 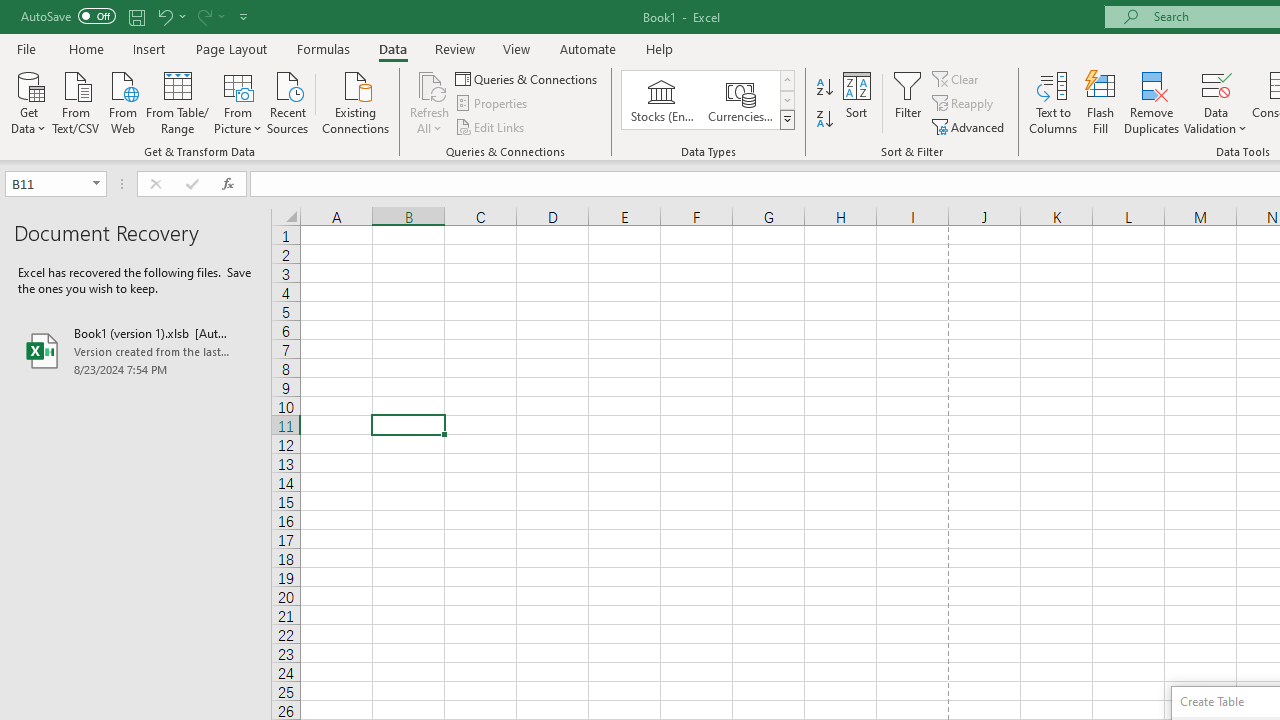 I want to click on 'Redo', so click(x=203, y=16).